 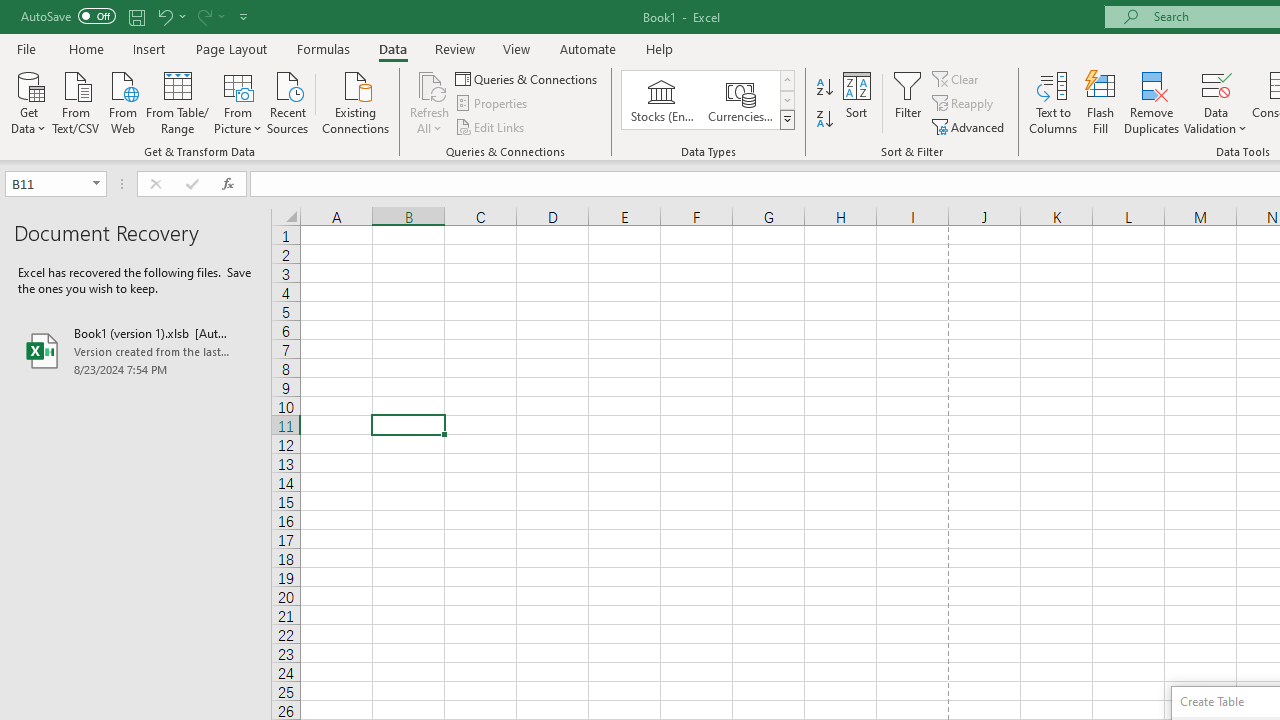 I want to click on 'Redo', so click(x=203, y=16).